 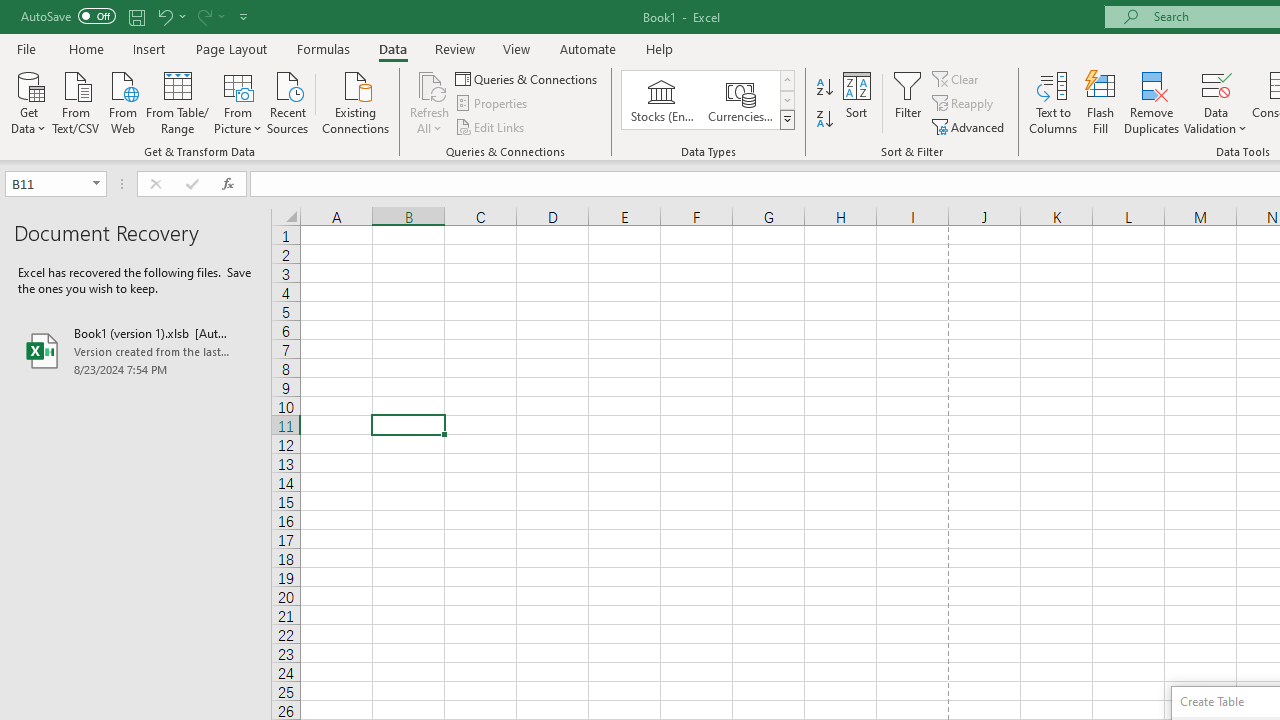 I want to click on 'Redo', so click(x=203, y=16).